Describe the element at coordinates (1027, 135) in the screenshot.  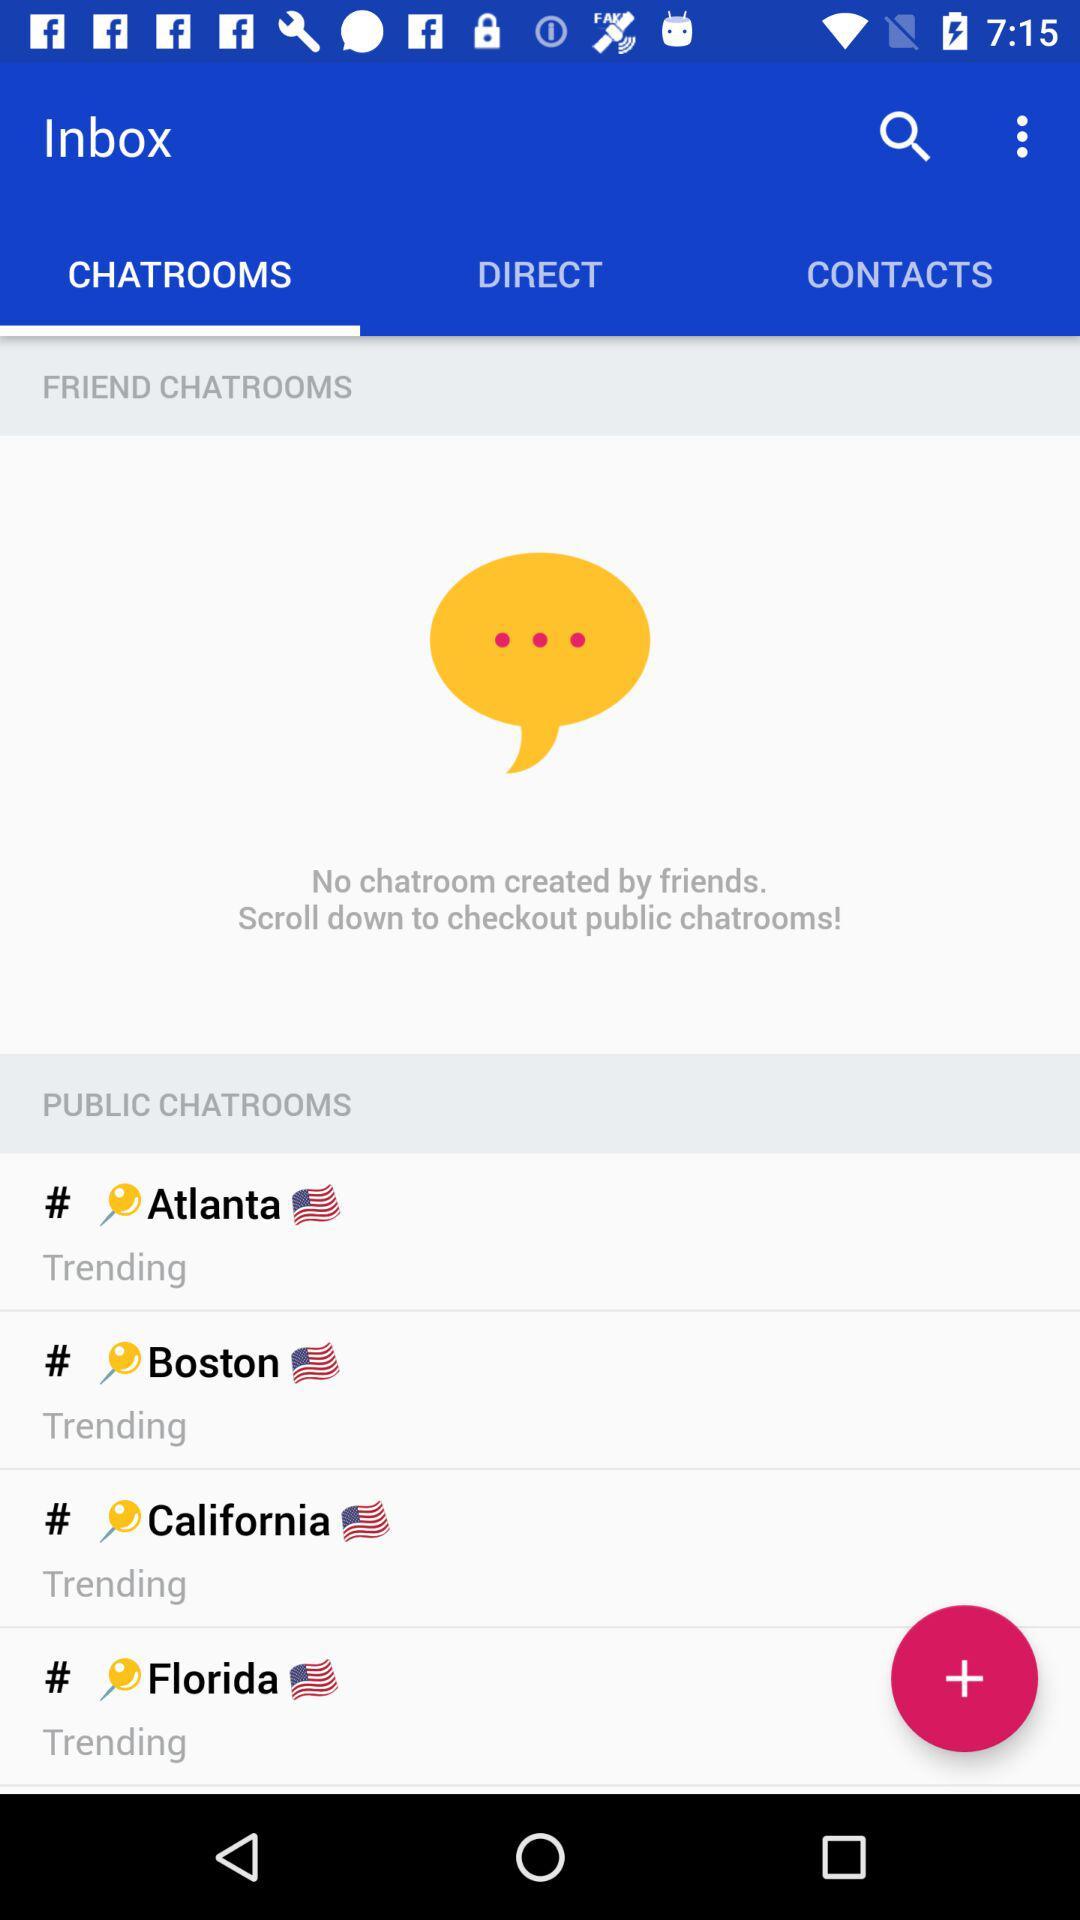
I see `icon above contacts item` at that location.